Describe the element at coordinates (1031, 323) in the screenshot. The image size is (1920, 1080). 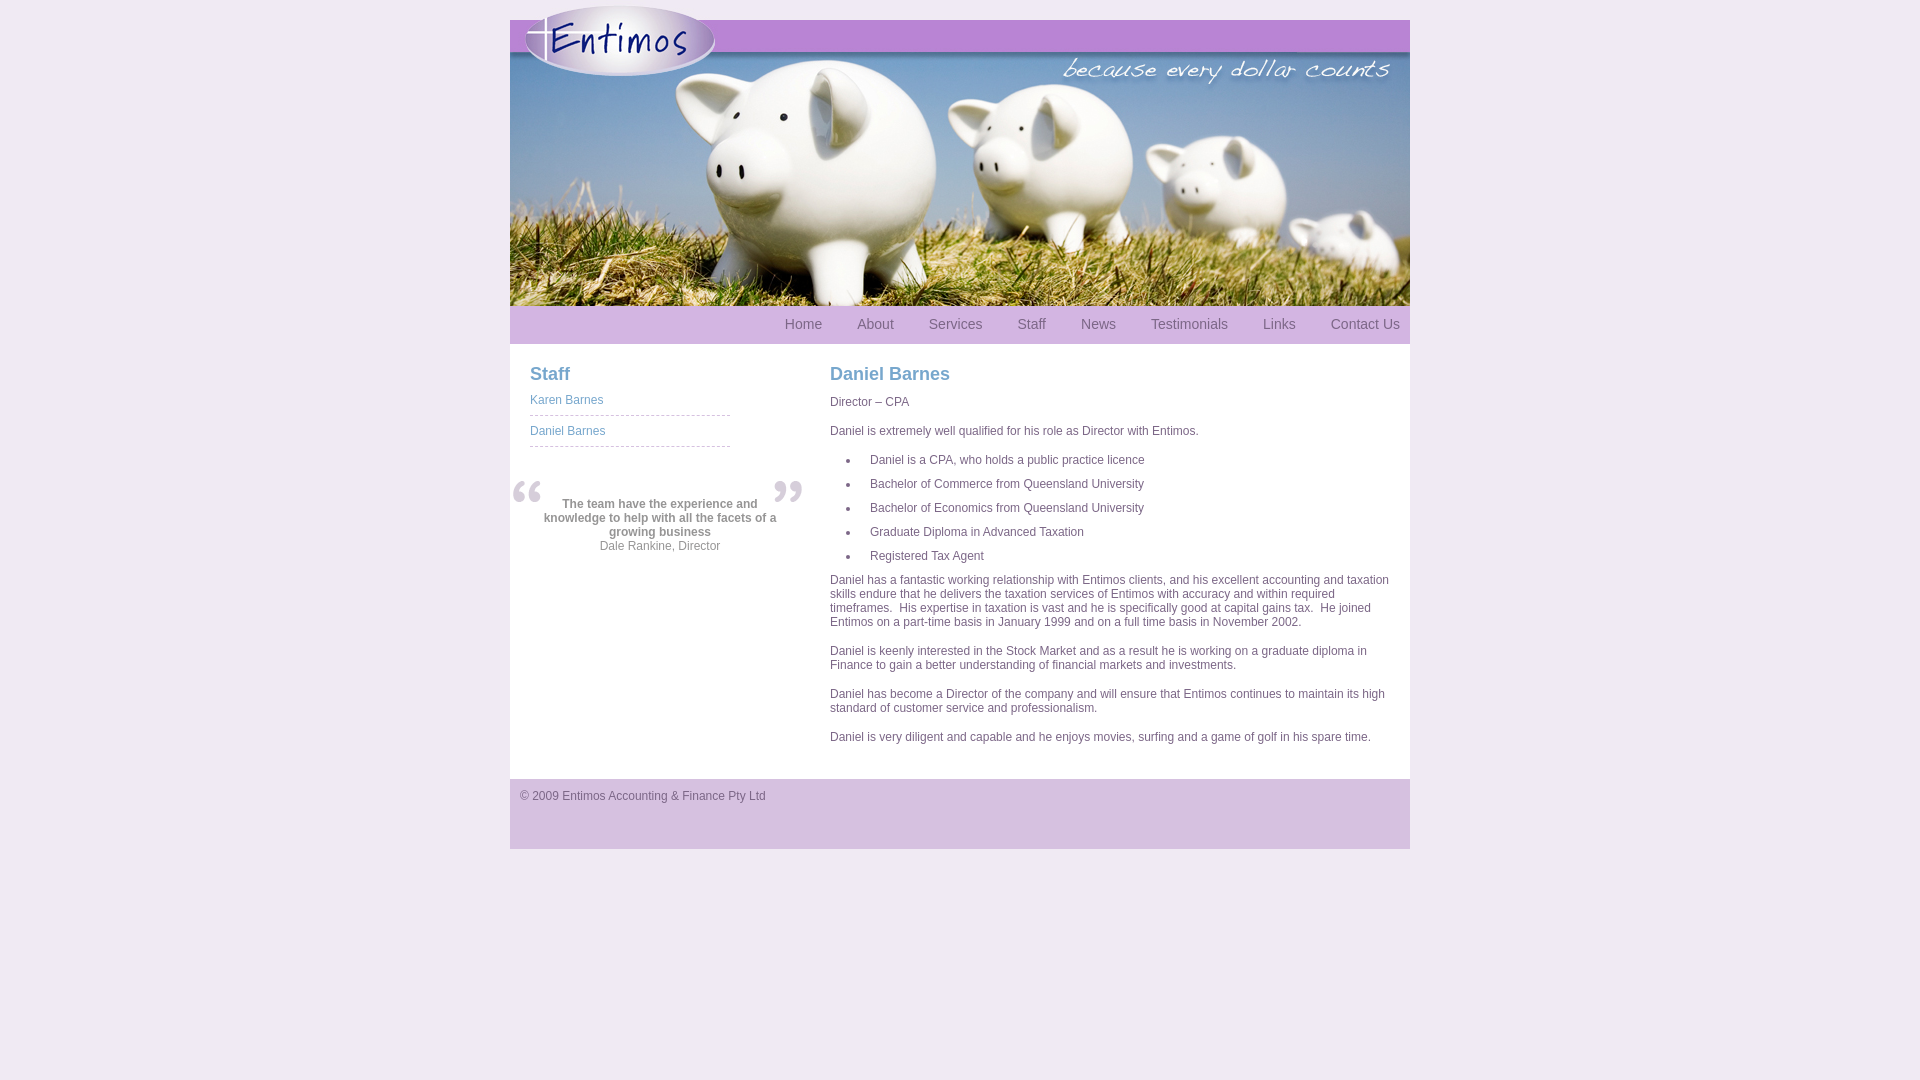
I see `'Staff'` at that location.